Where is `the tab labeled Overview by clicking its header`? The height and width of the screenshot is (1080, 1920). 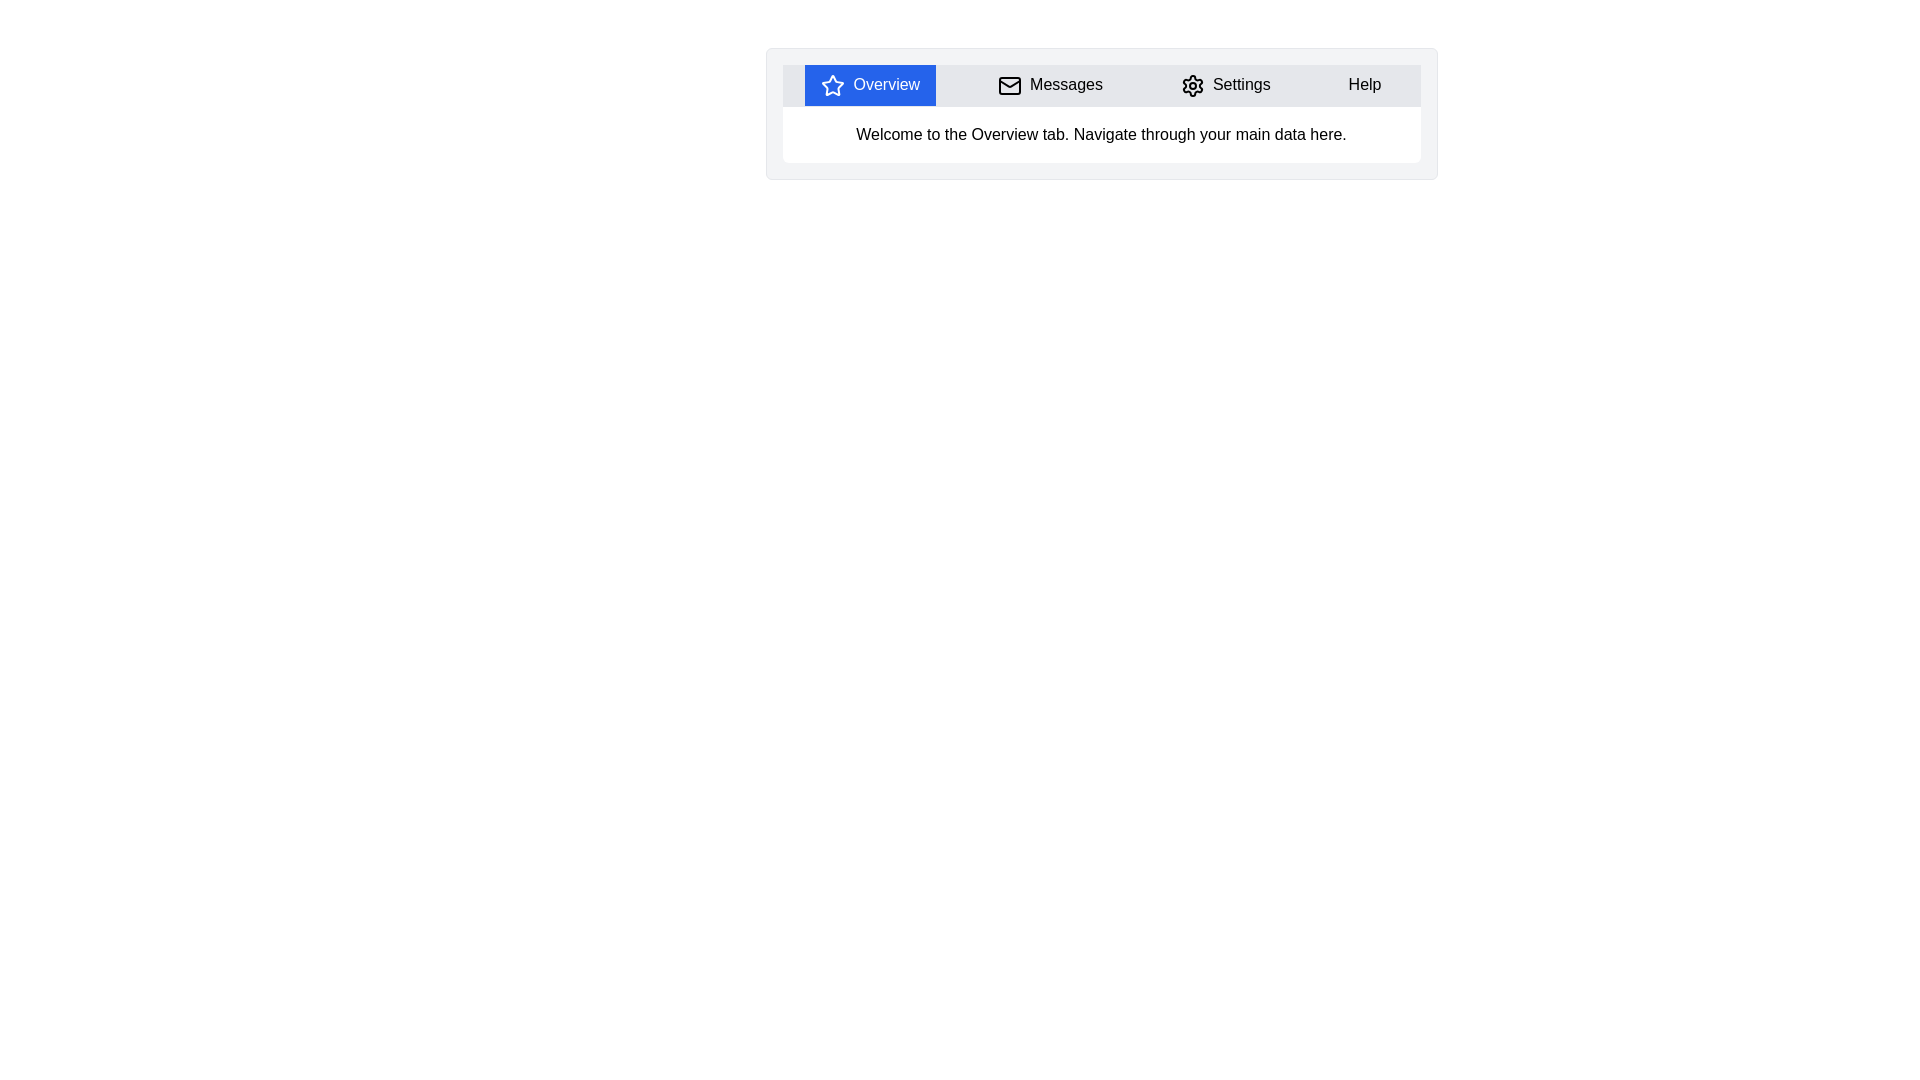
the tab labeled Overview by clicking its header is located at coordinates (870, 84).